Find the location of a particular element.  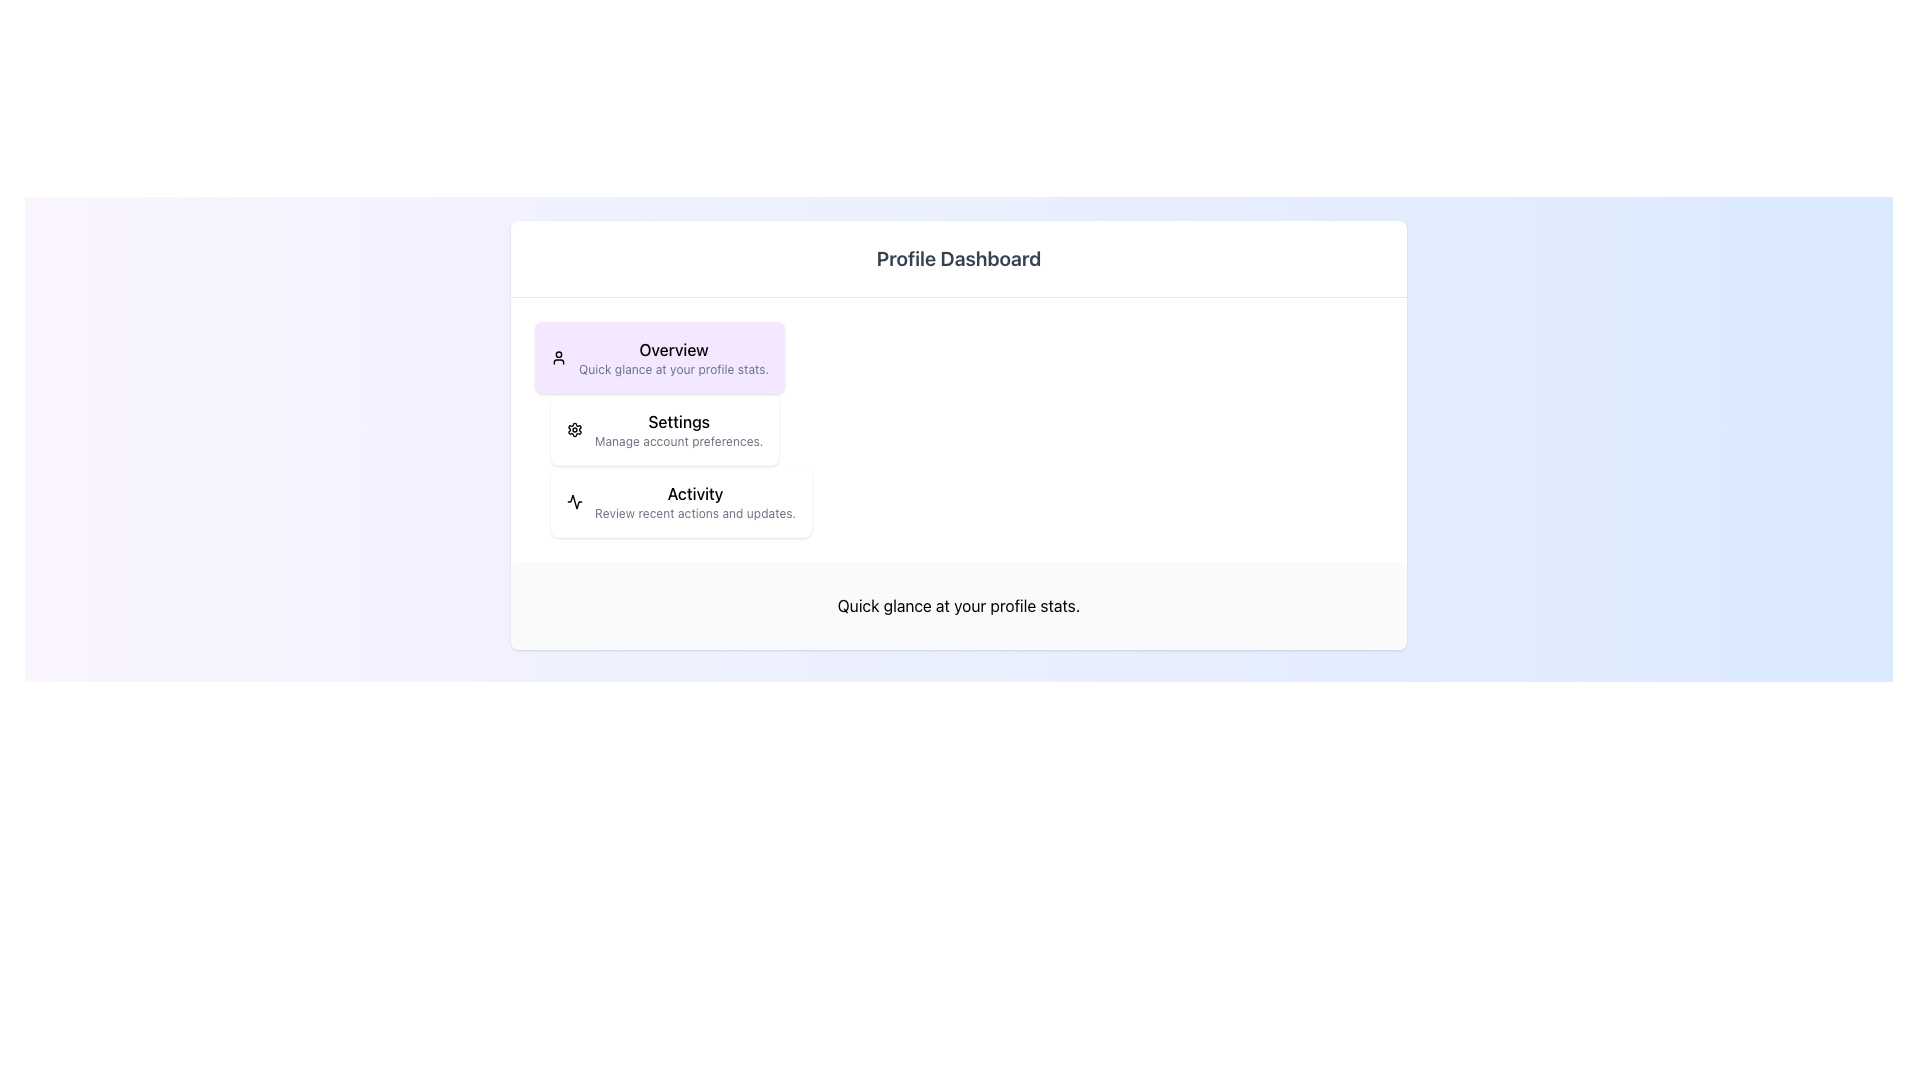

the navigation button that accesses the activity section of the application, positioned as the third button in a vertical sequence within the main dashboard area is located at coordinates (681, 500).